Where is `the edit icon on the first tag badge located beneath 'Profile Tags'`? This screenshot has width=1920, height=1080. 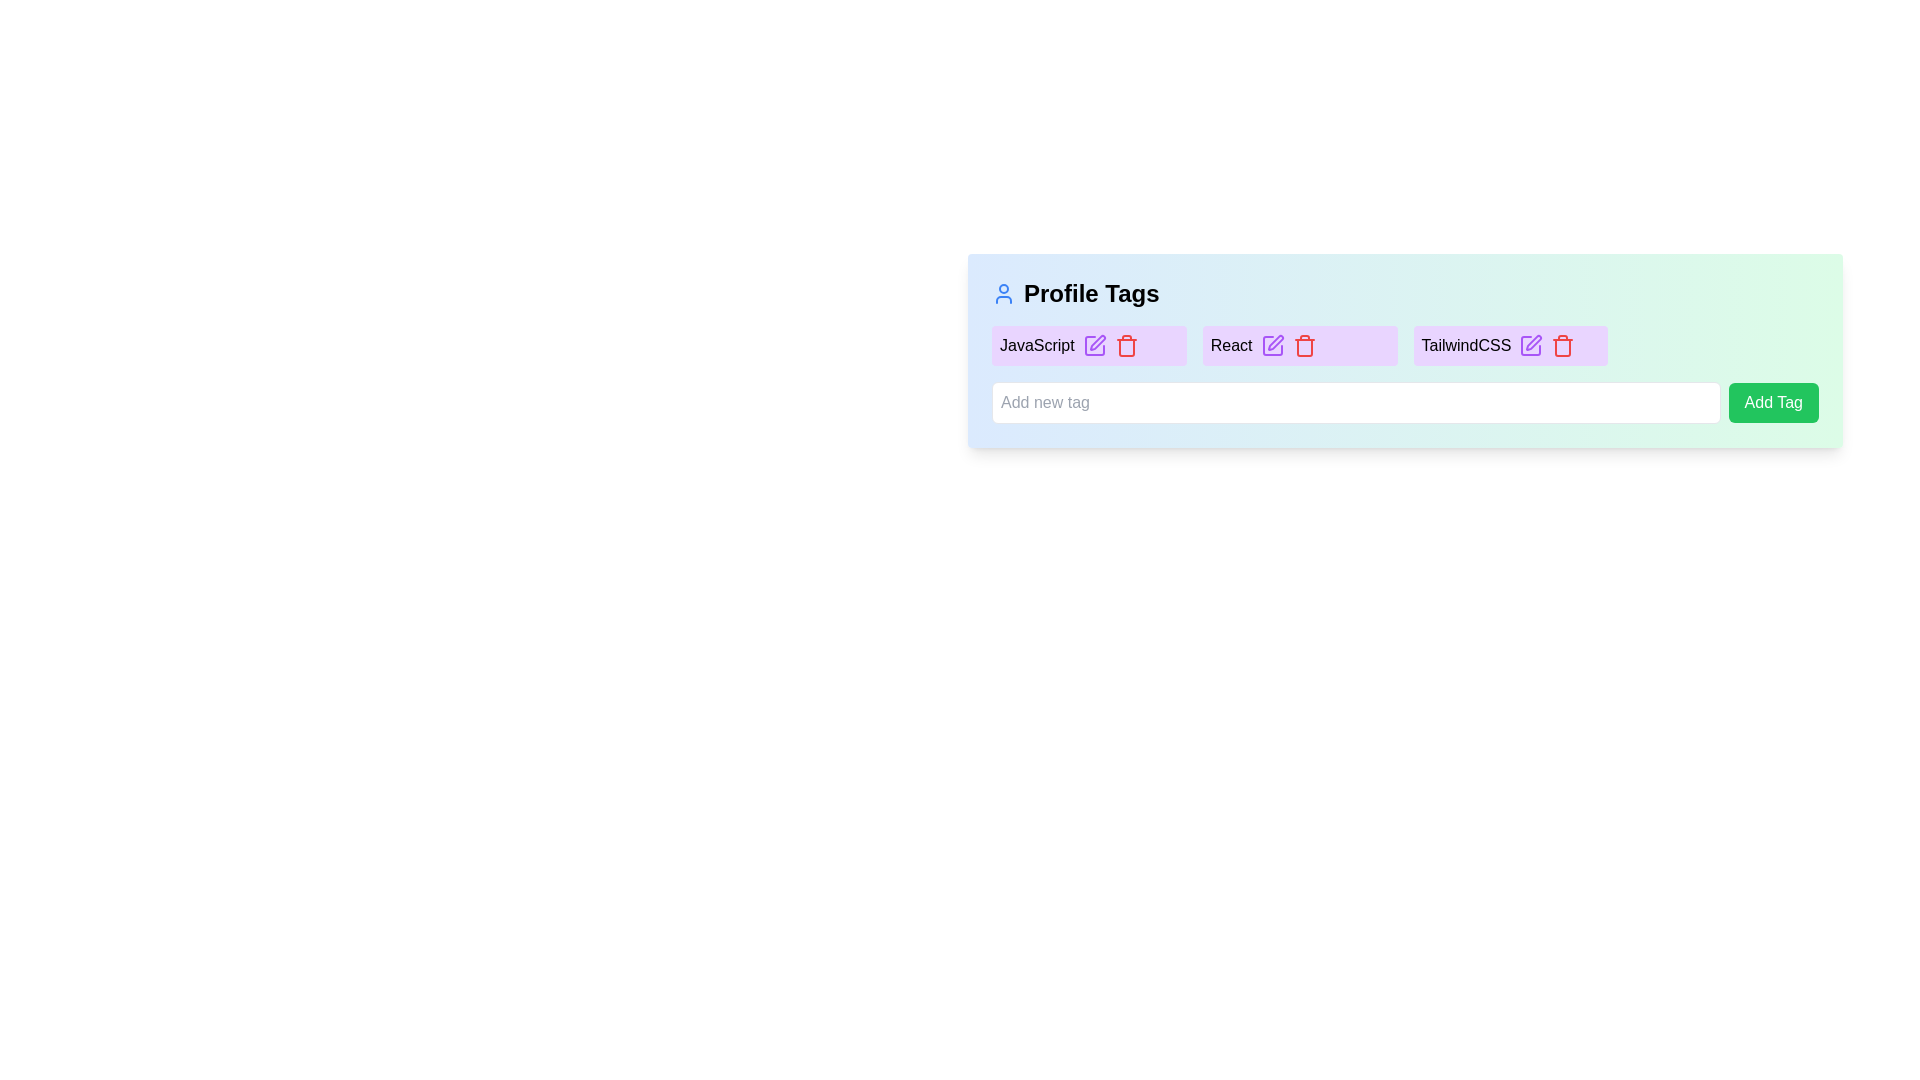 the edit icon on the first tag badge located beneath 'Profile Tags' is located at coordinates (1088, 345).